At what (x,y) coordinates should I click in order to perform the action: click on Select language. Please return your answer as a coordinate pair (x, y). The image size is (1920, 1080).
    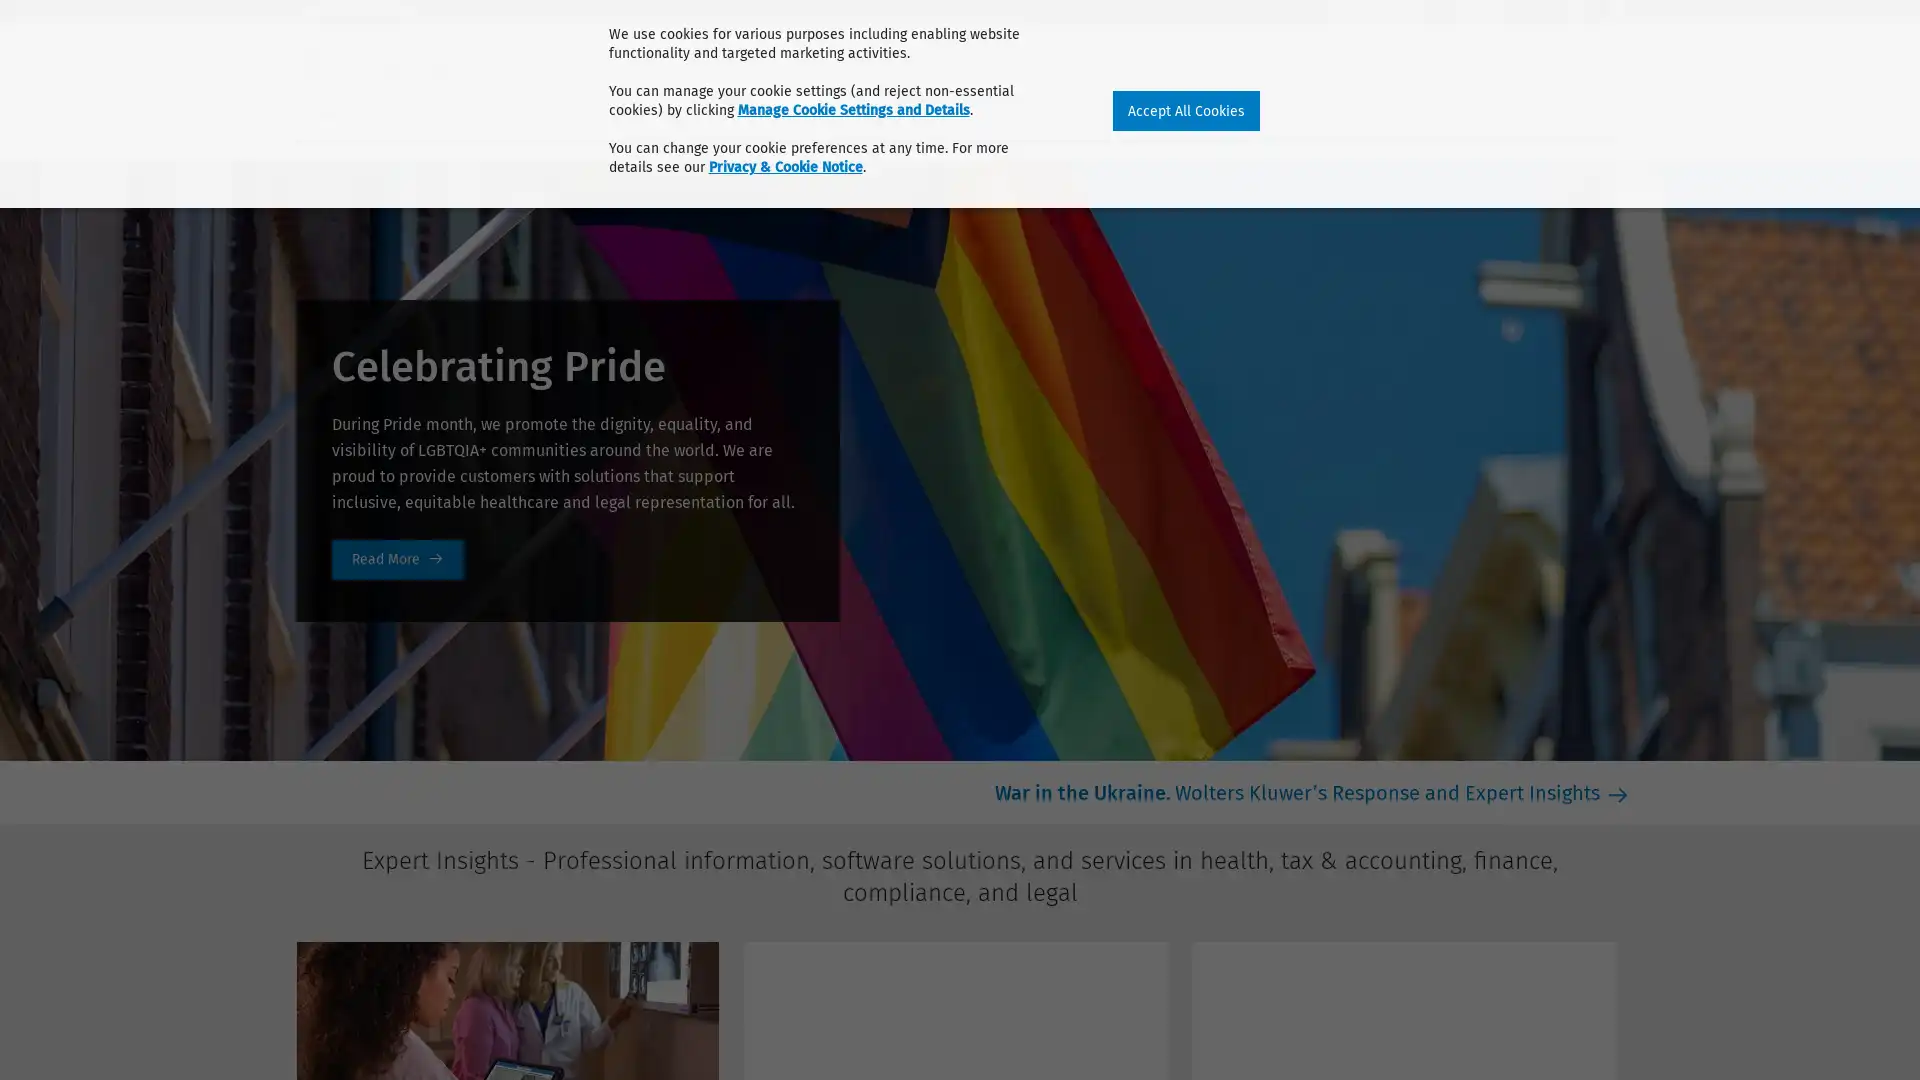
    Looking at the image, I should click on (1616, 11).